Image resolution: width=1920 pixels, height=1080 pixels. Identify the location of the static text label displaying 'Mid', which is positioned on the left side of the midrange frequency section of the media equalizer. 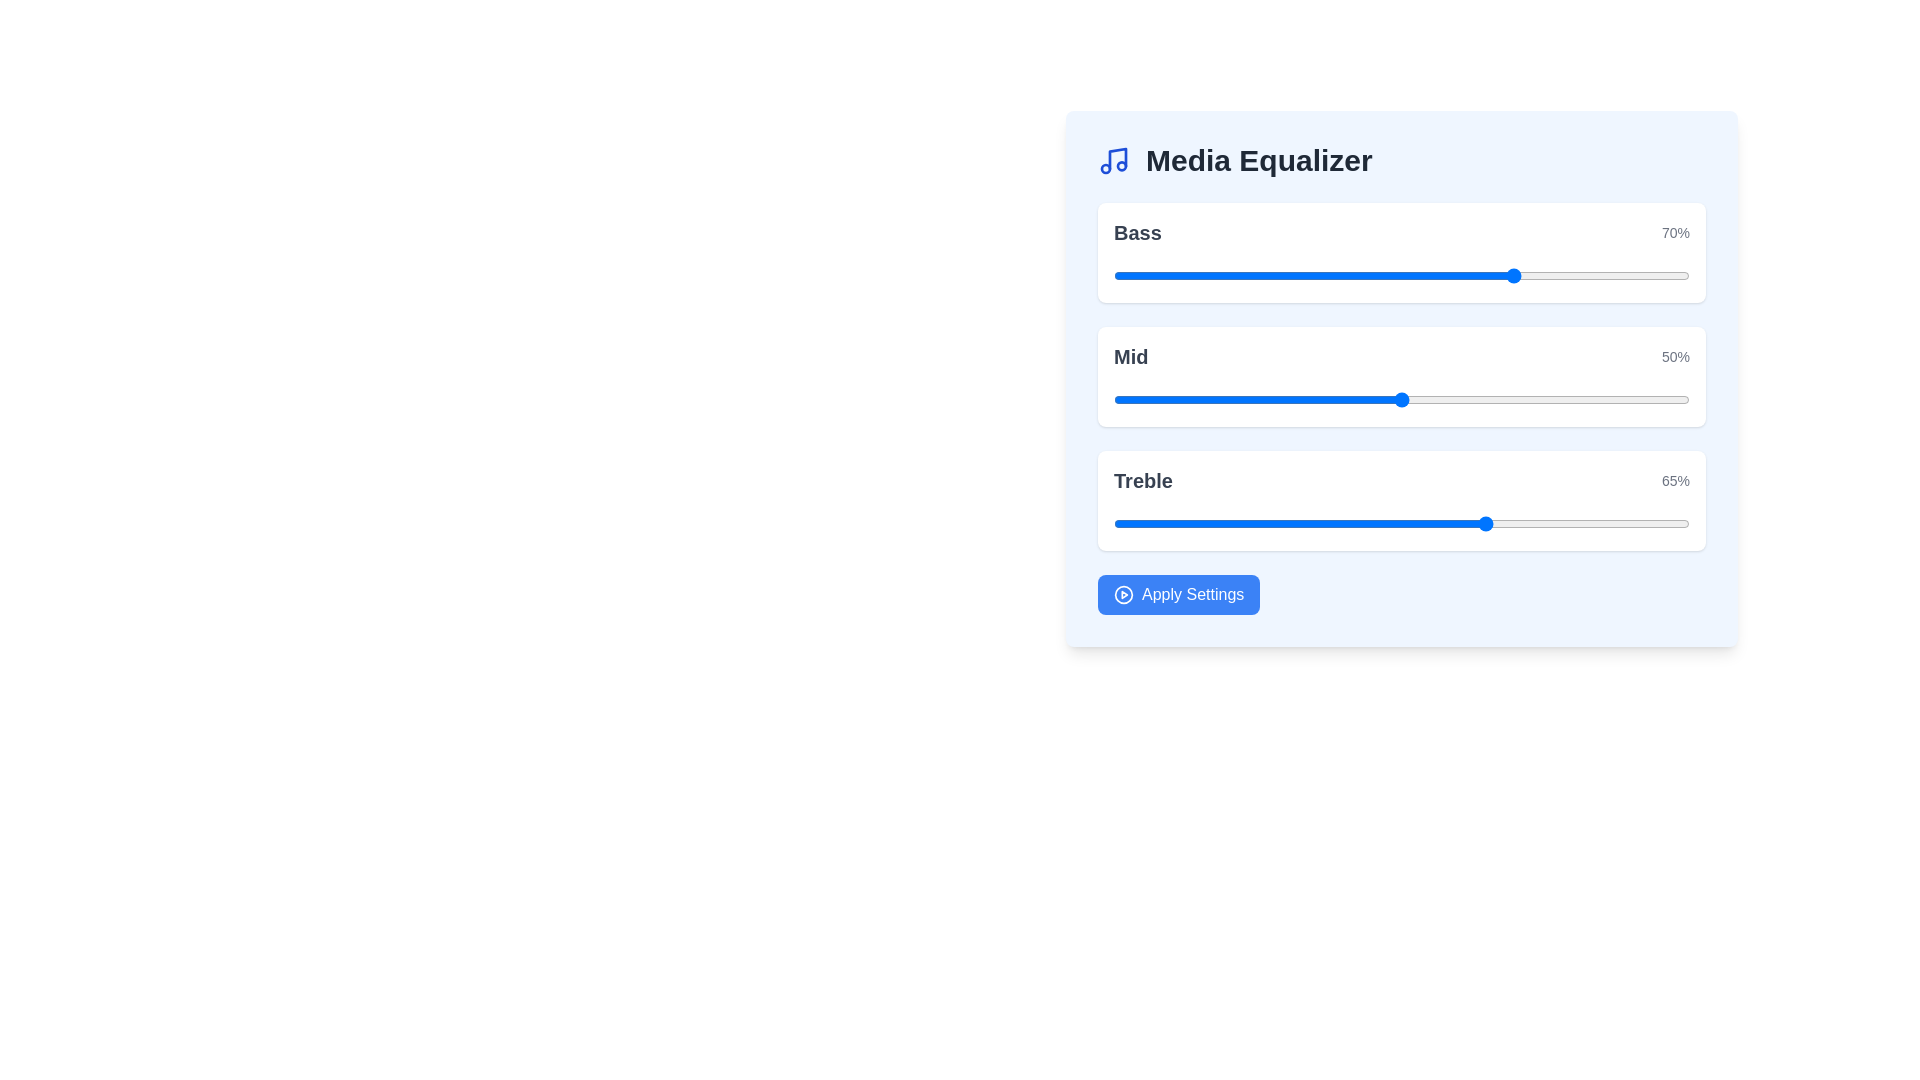
(1131, 356).